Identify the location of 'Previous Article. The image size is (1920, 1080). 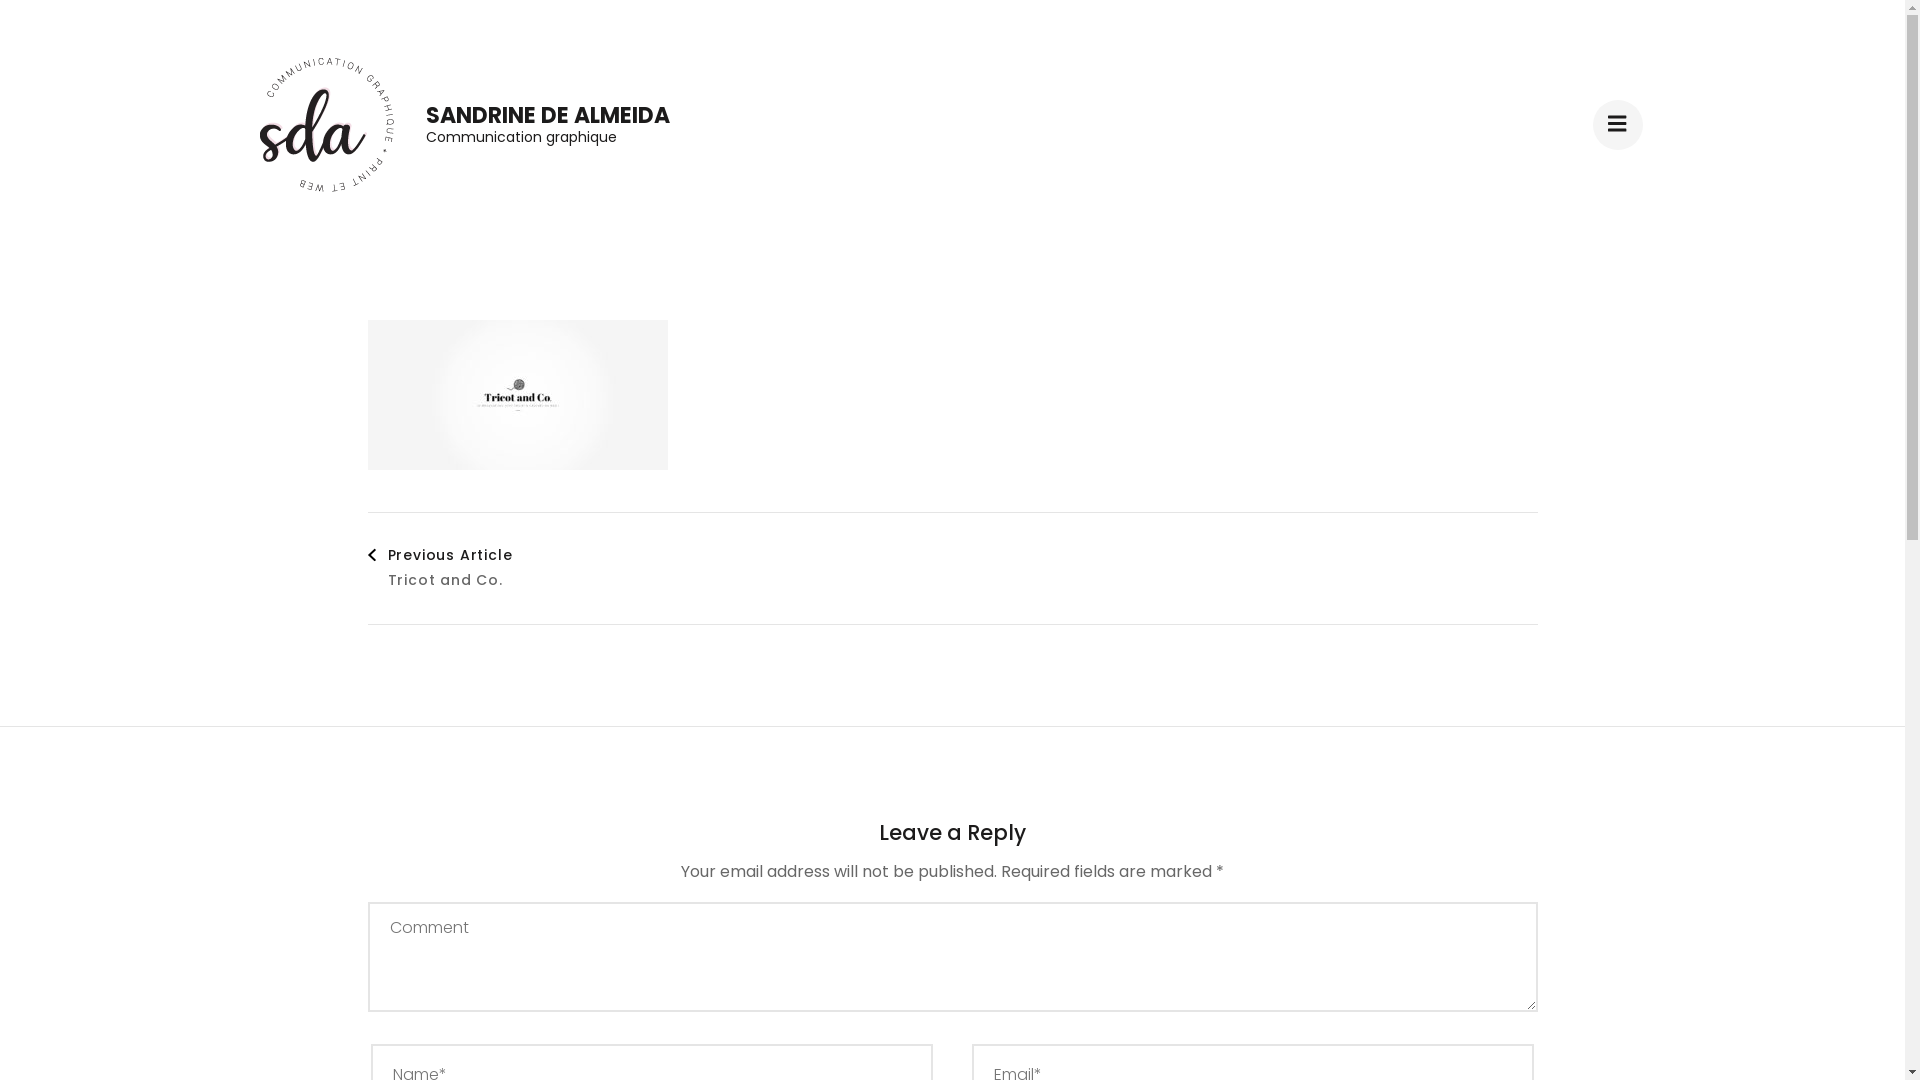
(439, 567).